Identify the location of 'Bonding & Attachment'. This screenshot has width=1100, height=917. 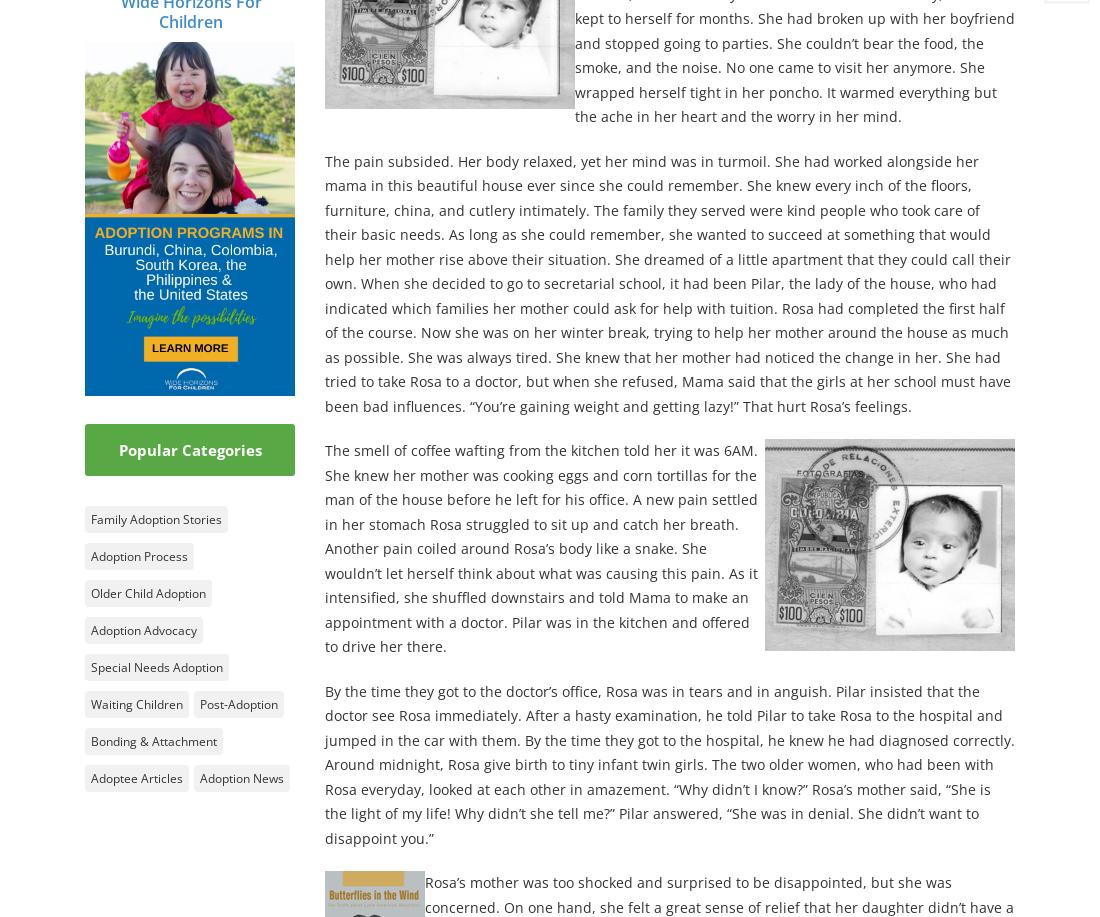
(153, 739).